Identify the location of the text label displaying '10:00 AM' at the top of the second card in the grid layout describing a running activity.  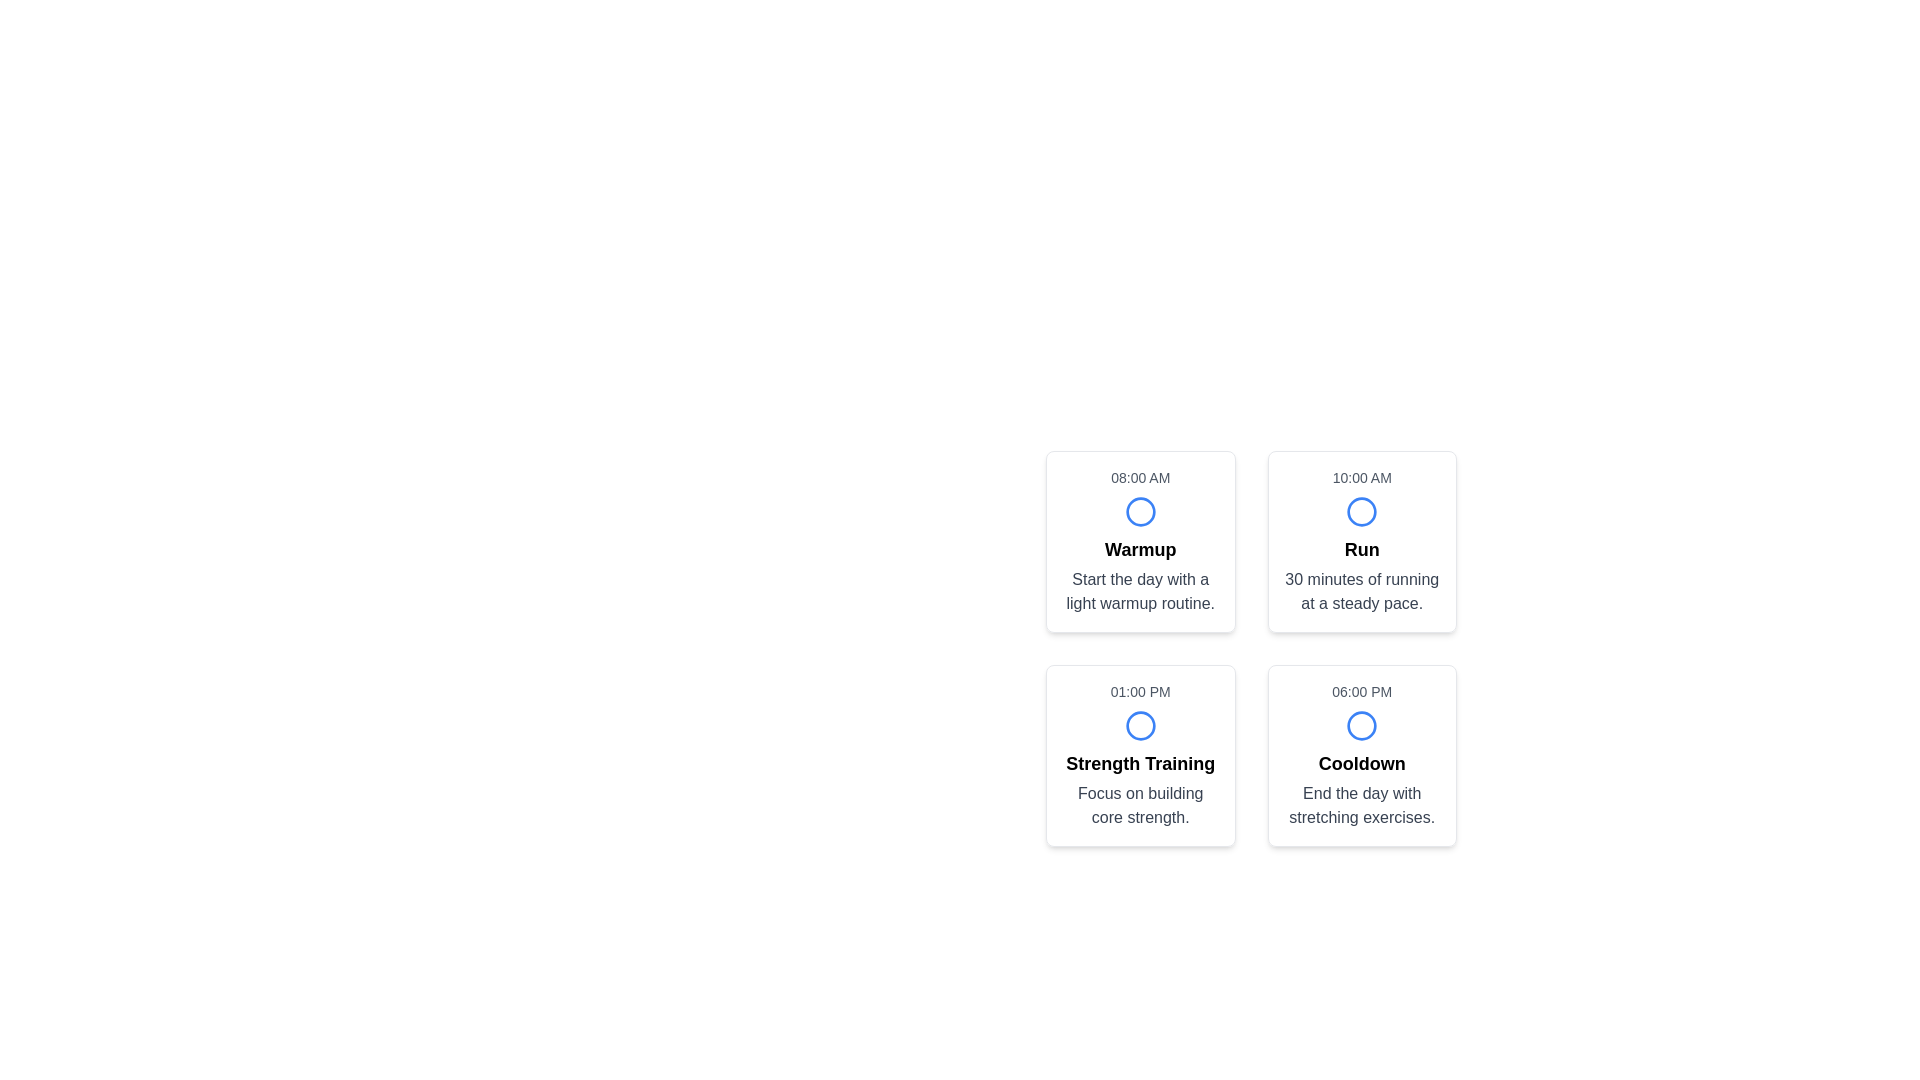
(1361, 478).